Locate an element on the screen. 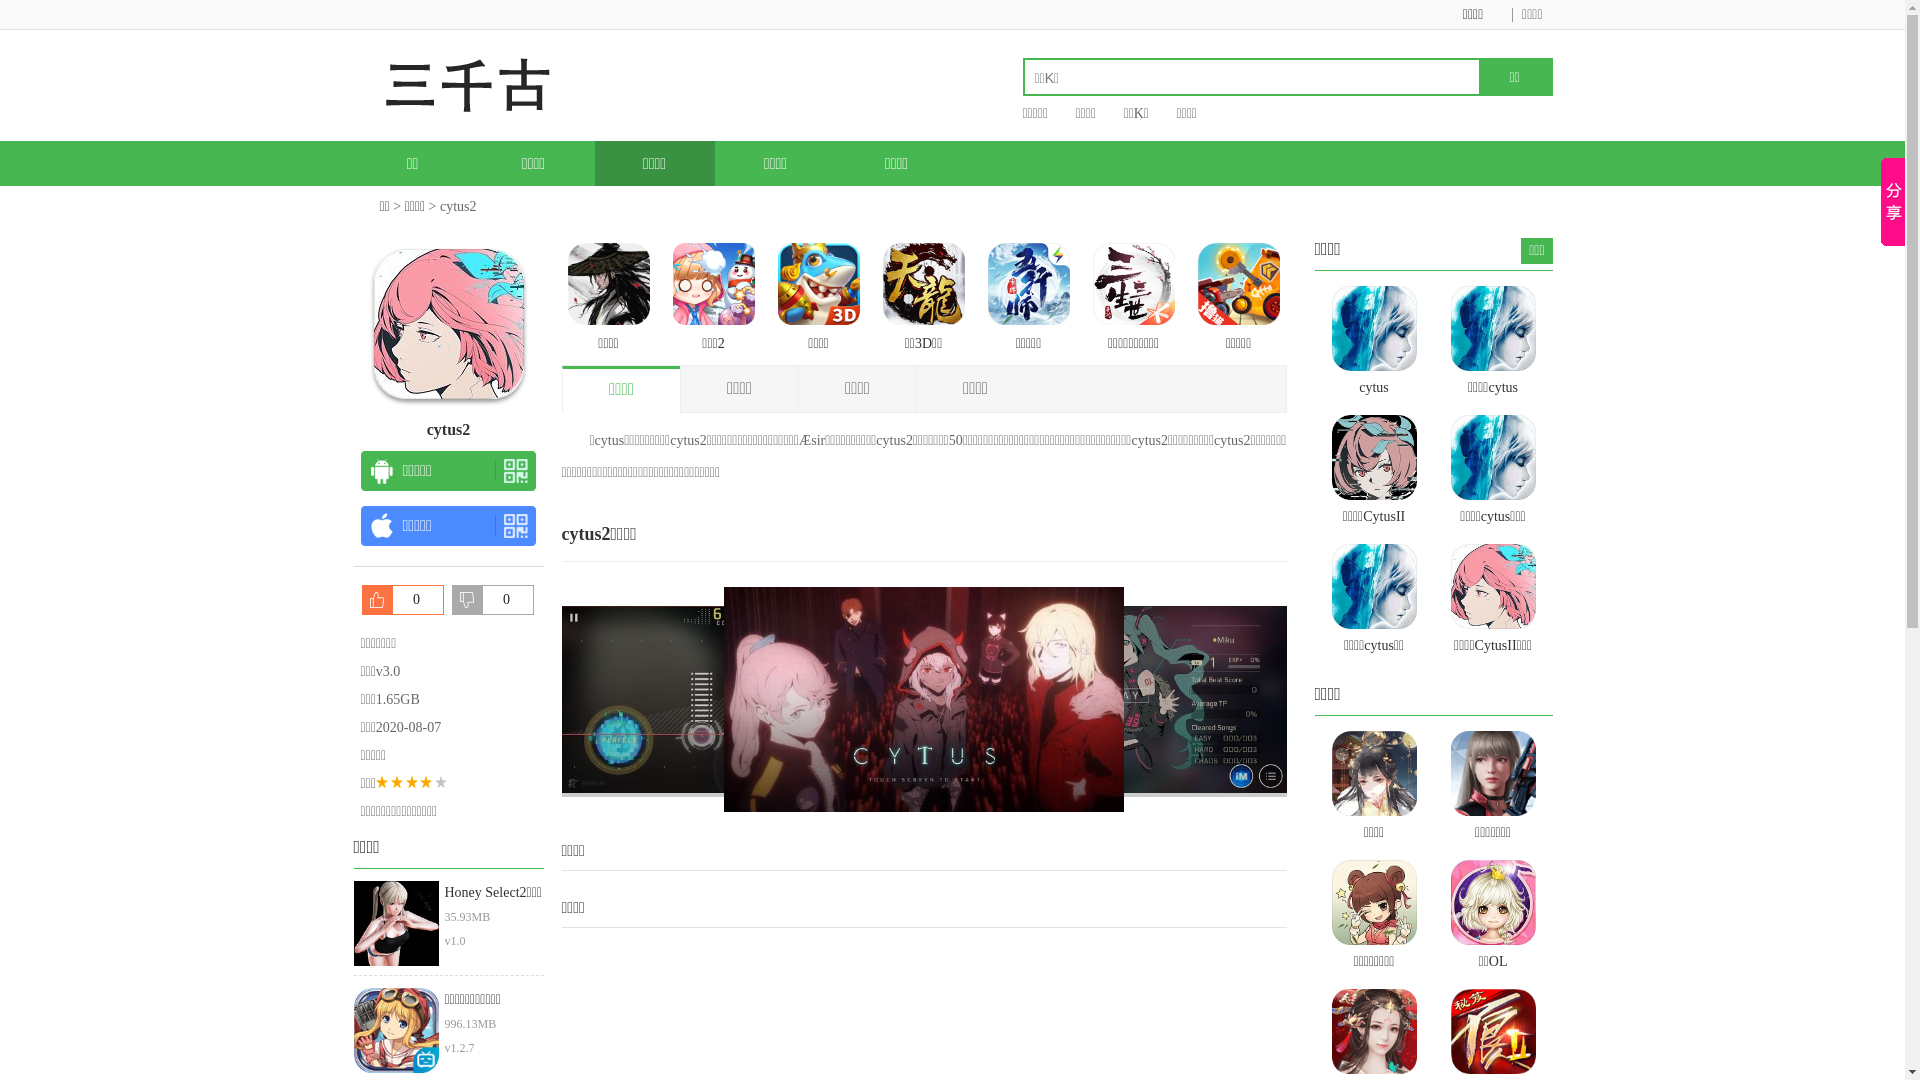 The width and height of the screenshot is (1920, 1080). '0' is located at coordinates (402, 599).